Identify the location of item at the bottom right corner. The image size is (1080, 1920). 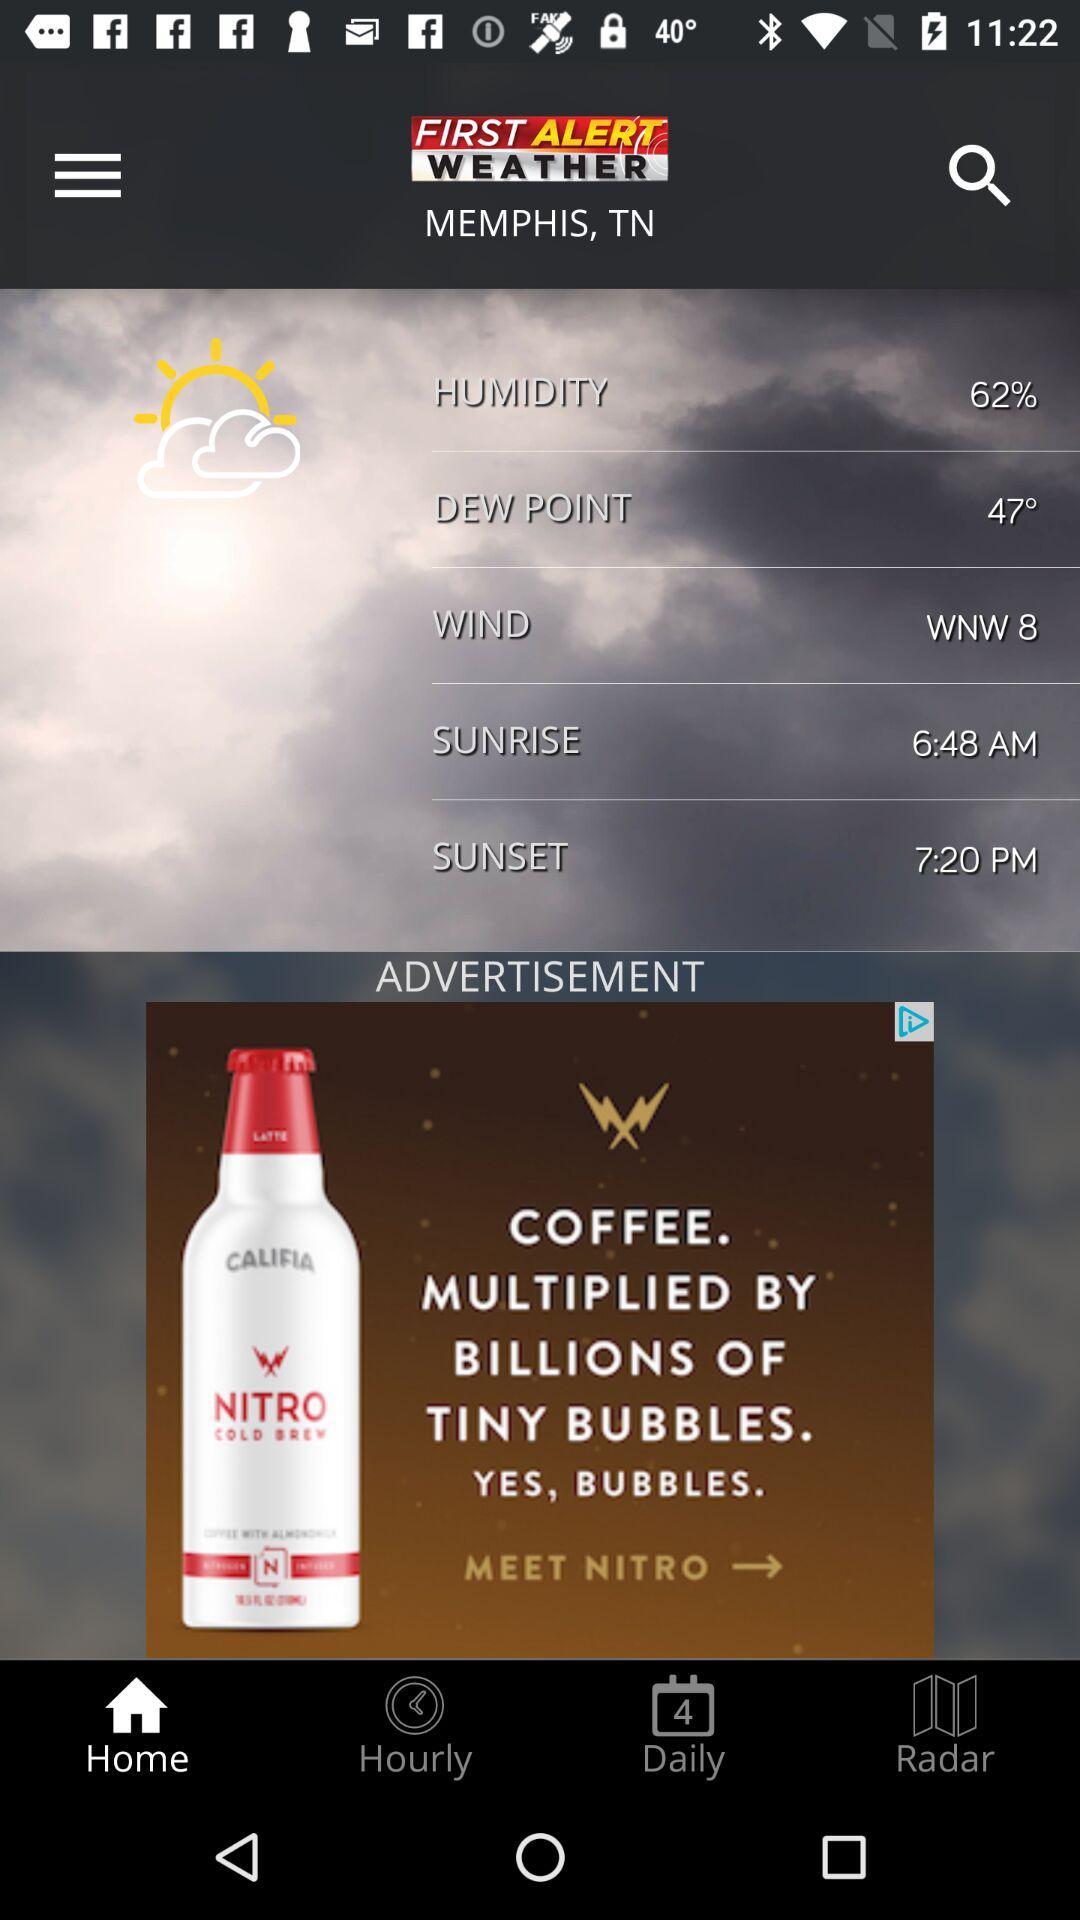
(945, 1726).